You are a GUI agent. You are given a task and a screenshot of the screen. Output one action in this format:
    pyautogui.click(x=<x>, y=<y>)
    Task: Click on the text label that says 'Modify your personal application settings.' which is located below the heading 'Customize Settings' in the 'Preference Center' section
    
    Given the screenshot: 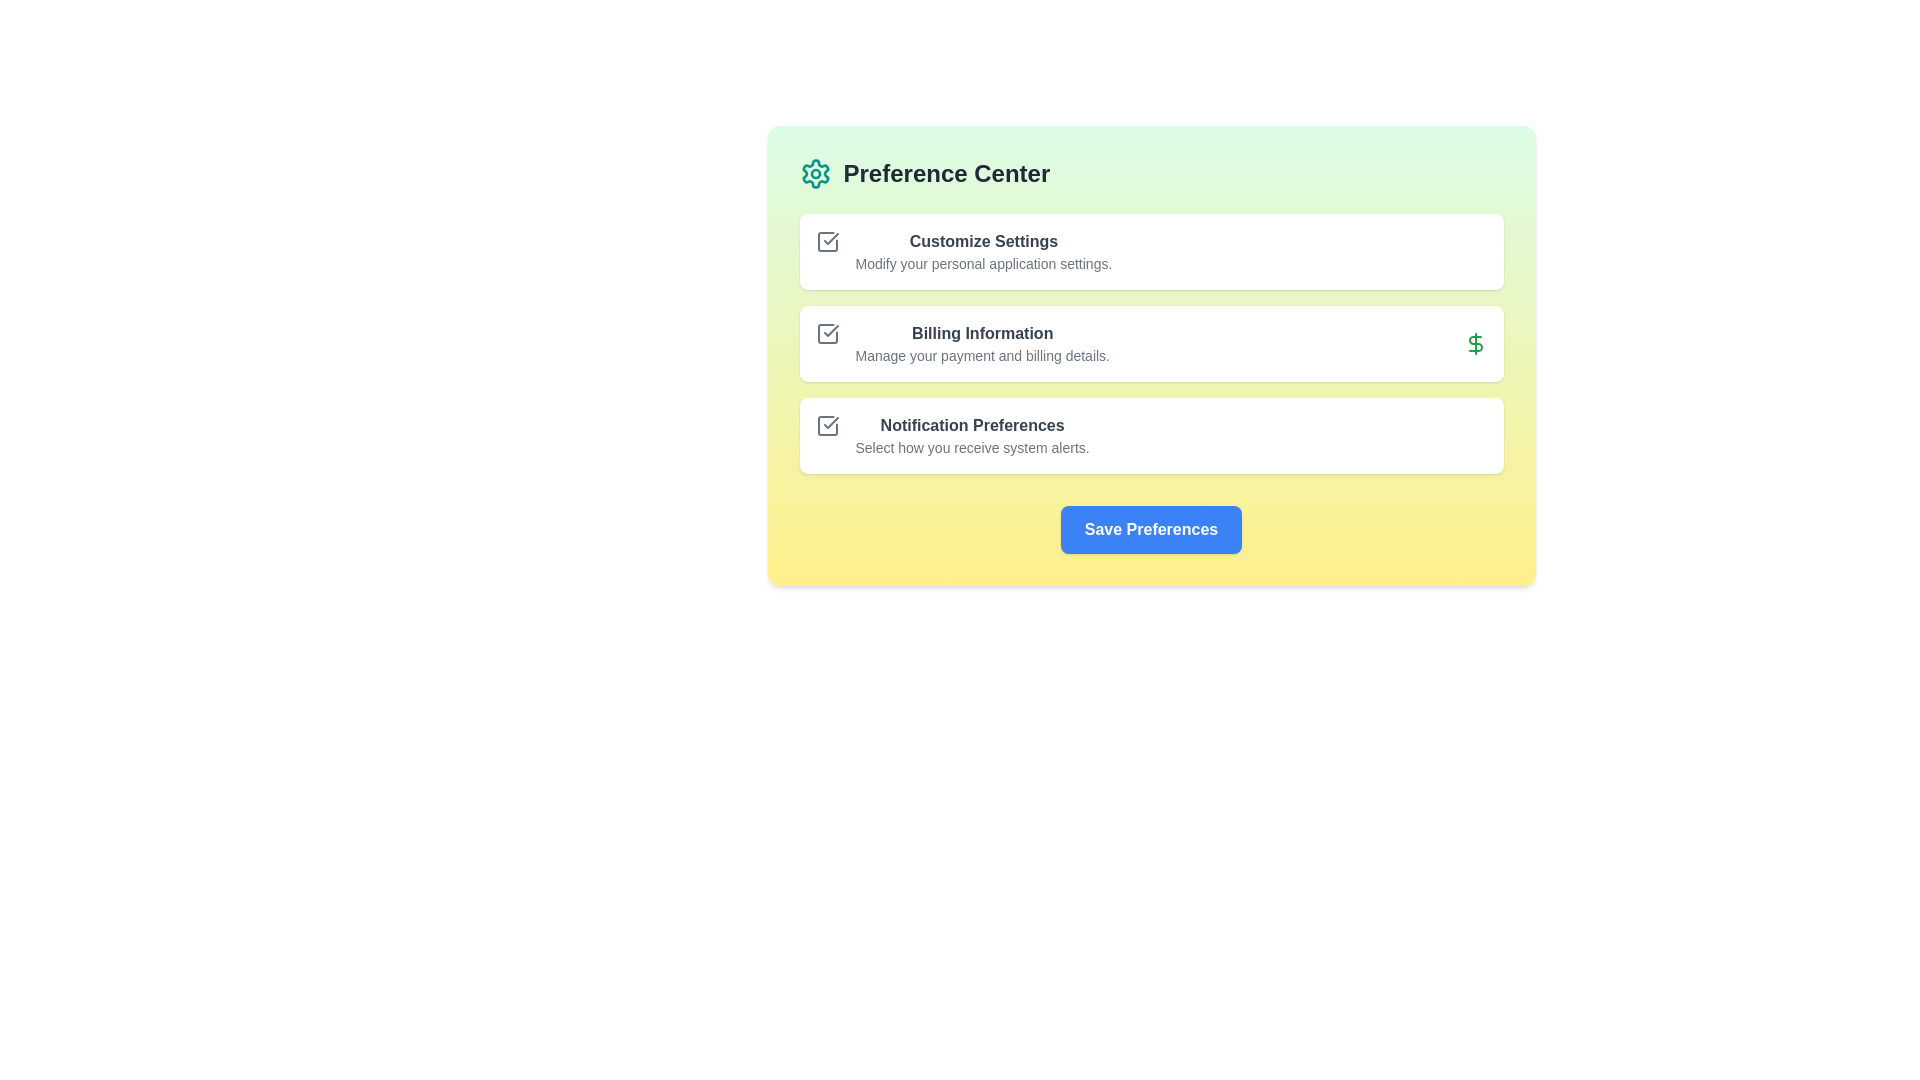 What is the action you would take?
    pyautogui.click(x=983, y=262)
    